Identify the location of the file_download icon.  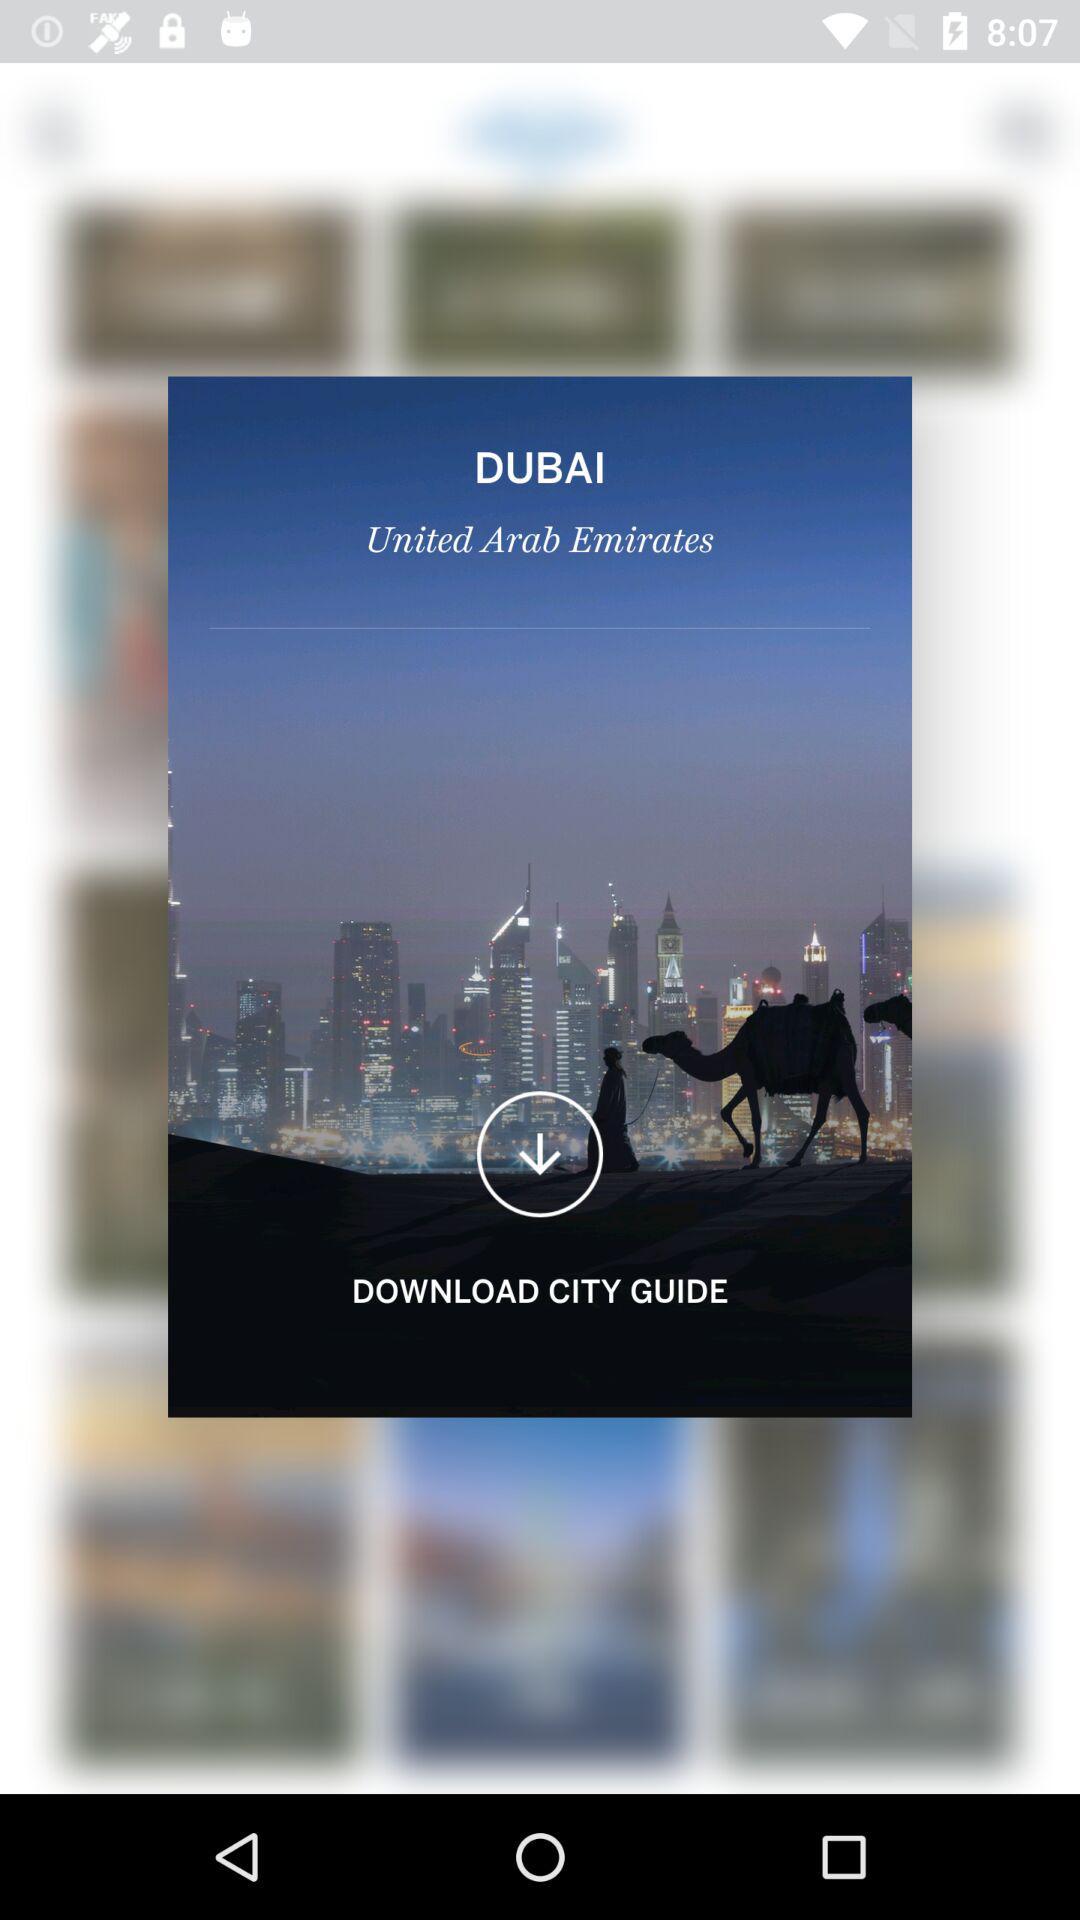
(540, 1154).